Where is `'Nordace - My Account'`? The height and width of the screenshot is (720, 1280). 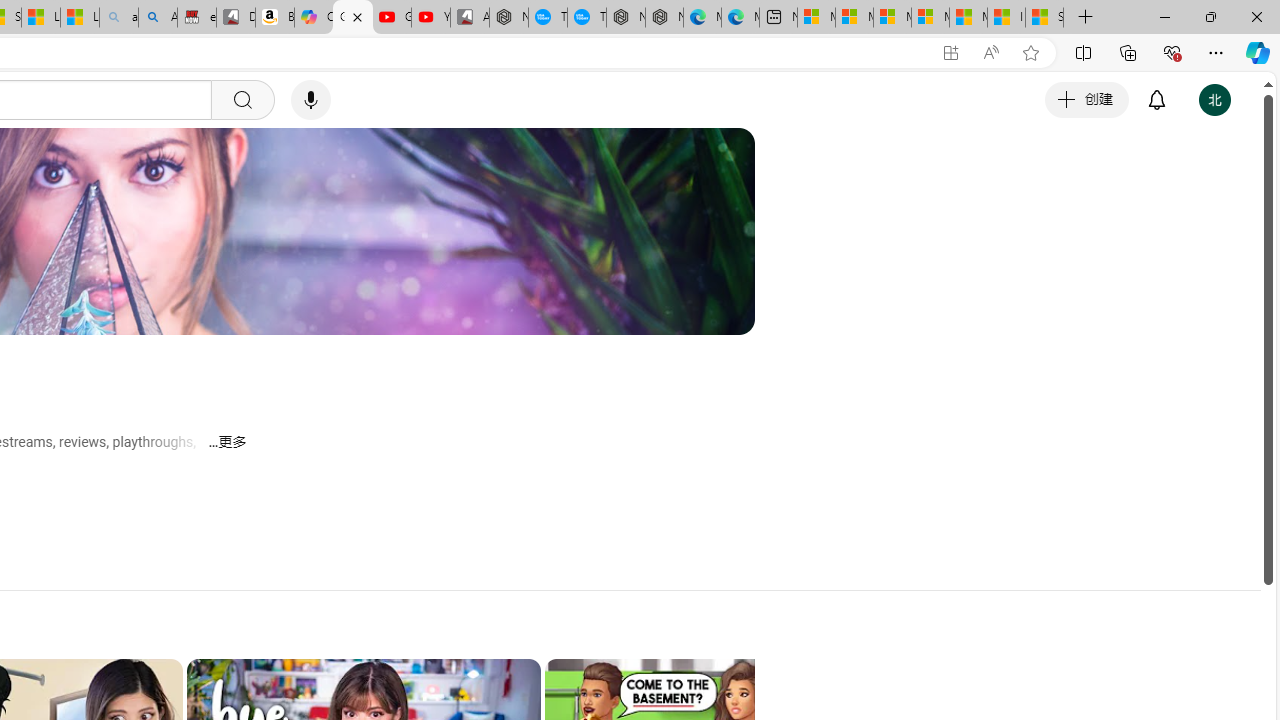 'Nordace - My Account' is located at coordinates (509, 17).